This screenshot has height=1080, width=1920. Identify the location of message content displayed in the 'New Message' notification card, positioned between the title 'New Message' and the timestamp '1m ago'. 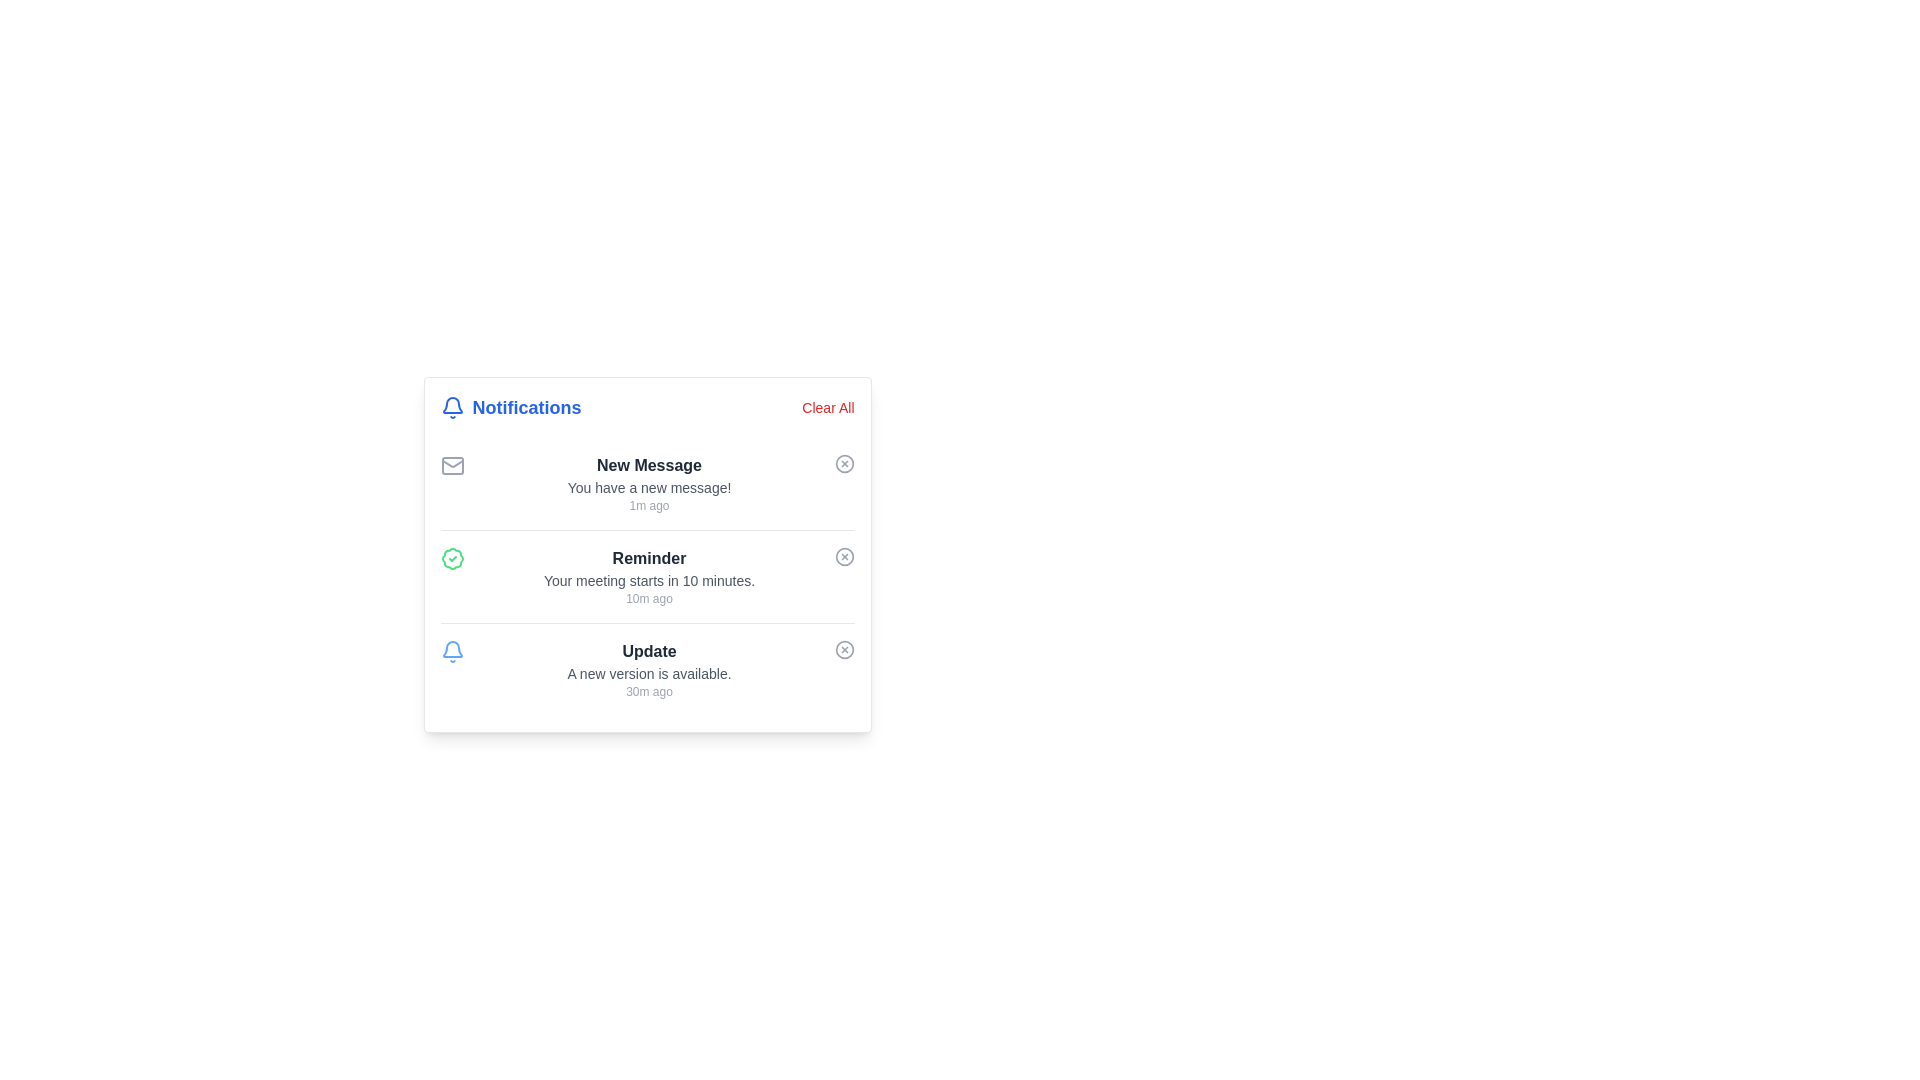
(649, 488).